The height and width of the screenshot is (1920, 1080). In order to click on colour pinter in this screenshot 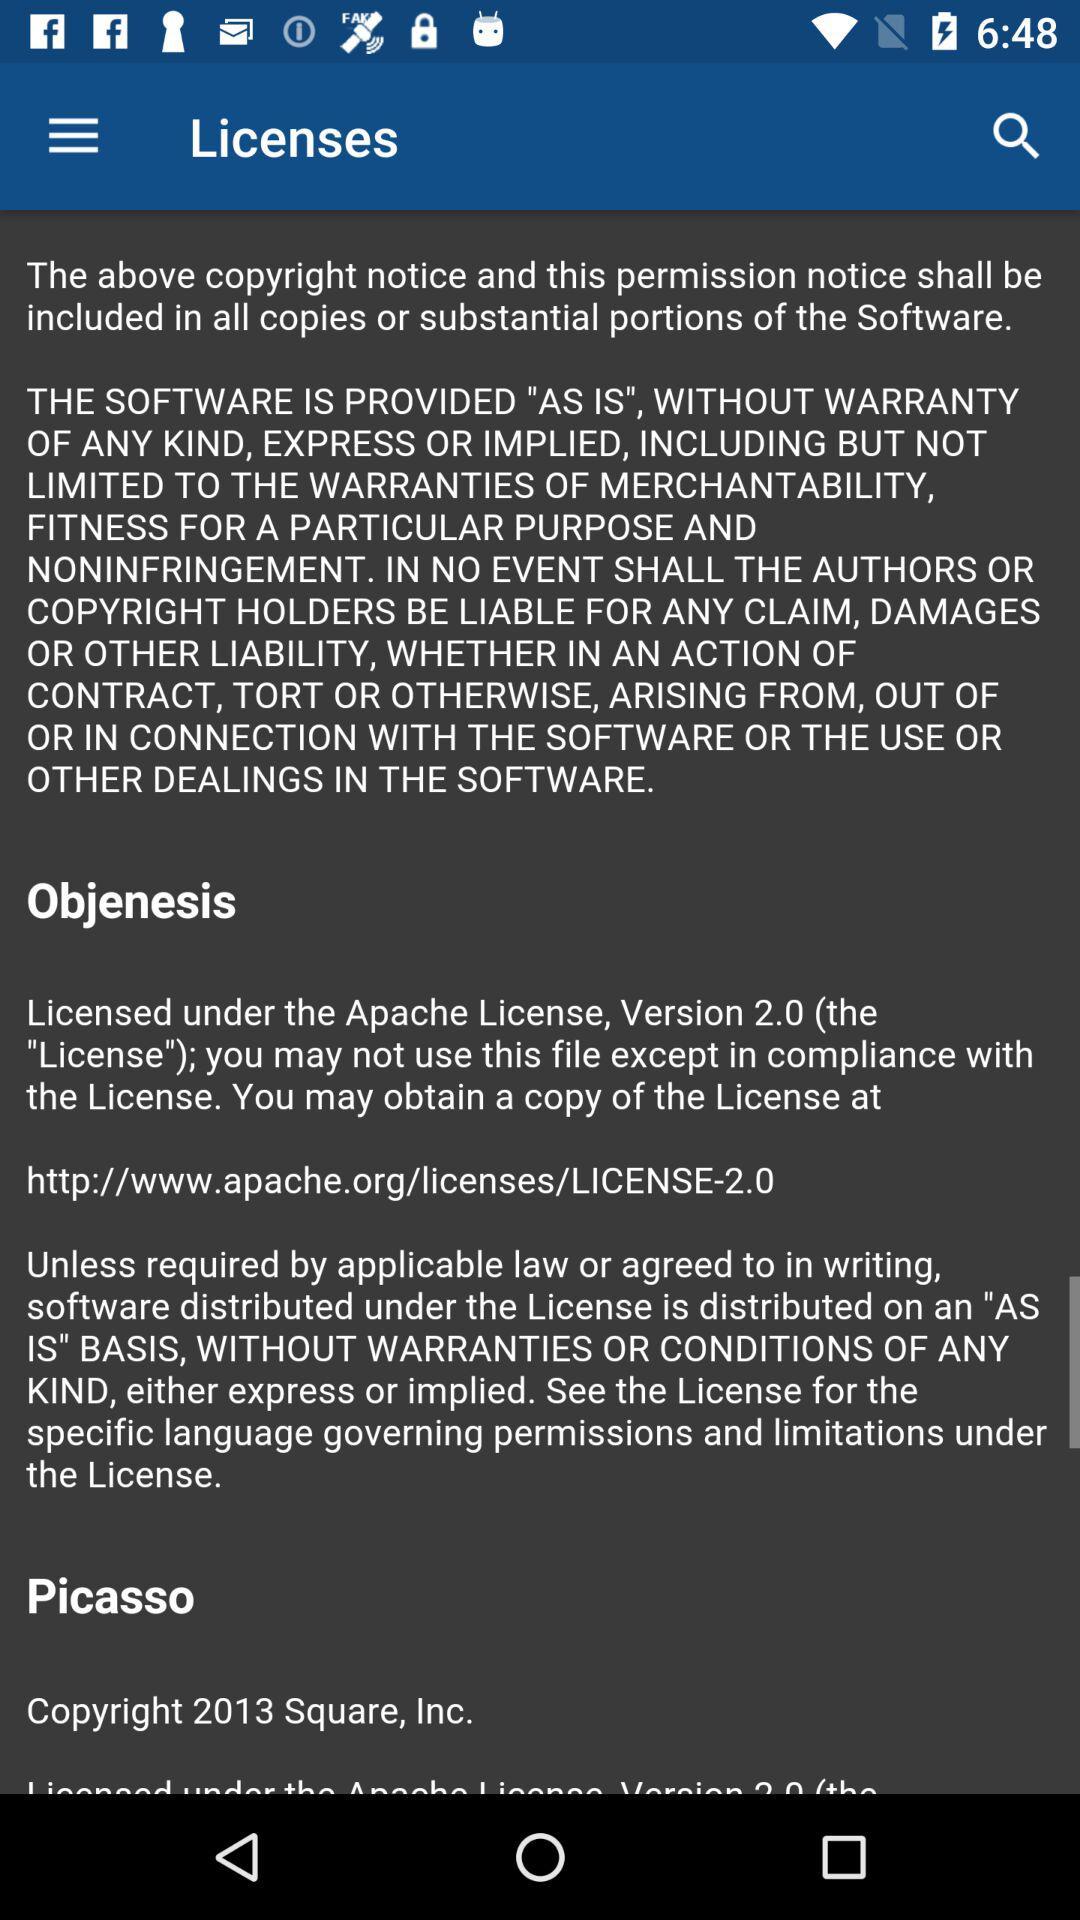, I will do `click(540, 1002)`.